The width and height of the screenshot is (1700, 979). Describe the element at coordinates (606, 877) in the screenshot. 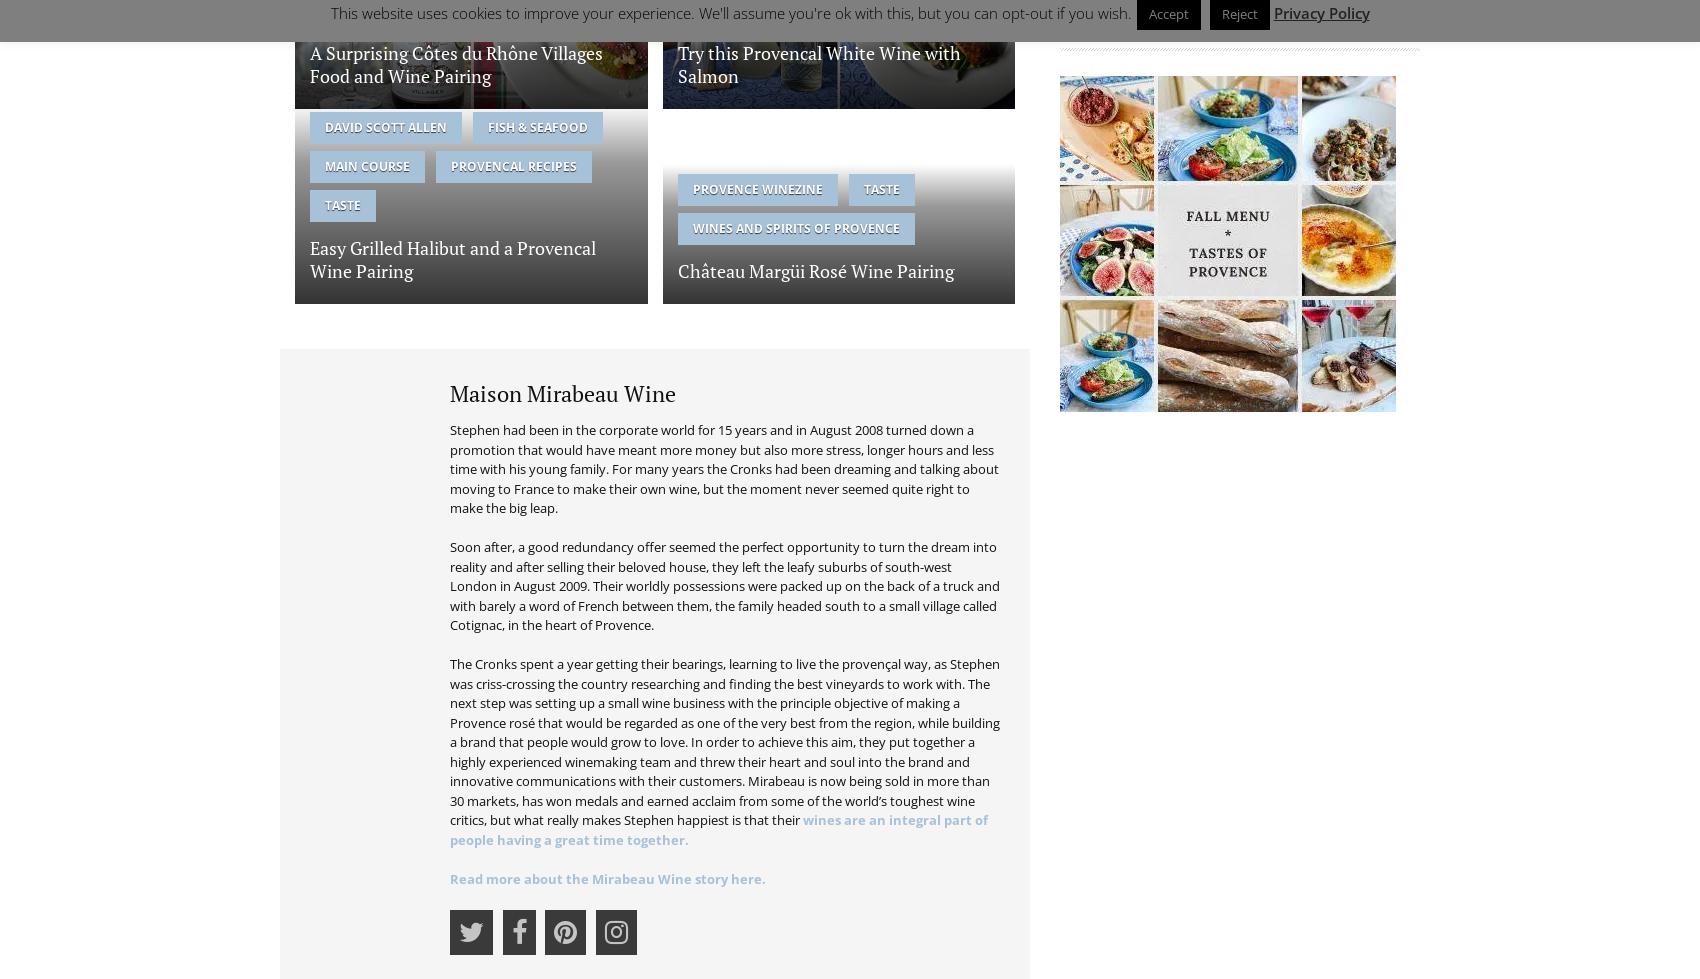

I see `'Read more about the Mirabeau Wine story here.'` at that location.